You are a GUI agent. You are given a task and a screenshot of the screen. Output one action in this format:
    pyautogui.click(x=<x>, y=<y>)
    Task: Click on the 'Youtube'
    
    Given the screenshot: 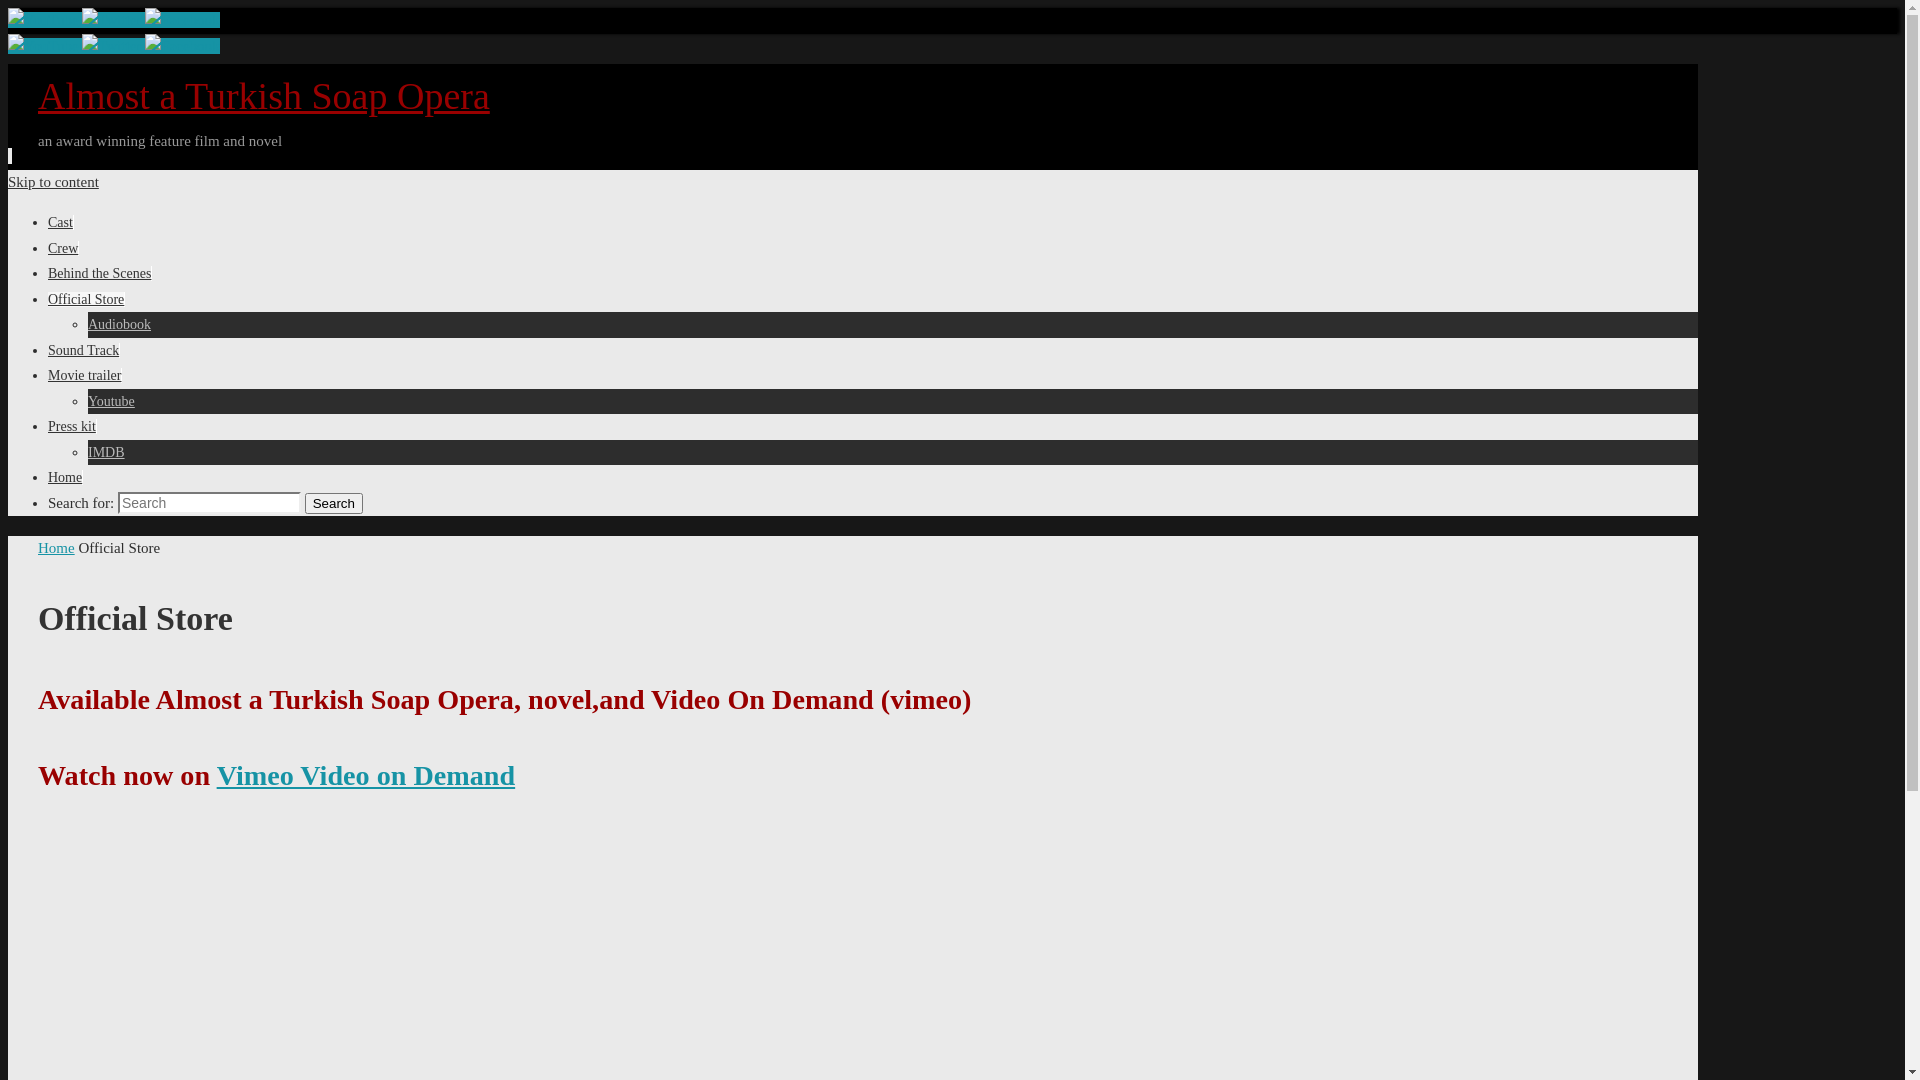 What is the action you would take?
    pyautogui.click(x=86, y=401)
    